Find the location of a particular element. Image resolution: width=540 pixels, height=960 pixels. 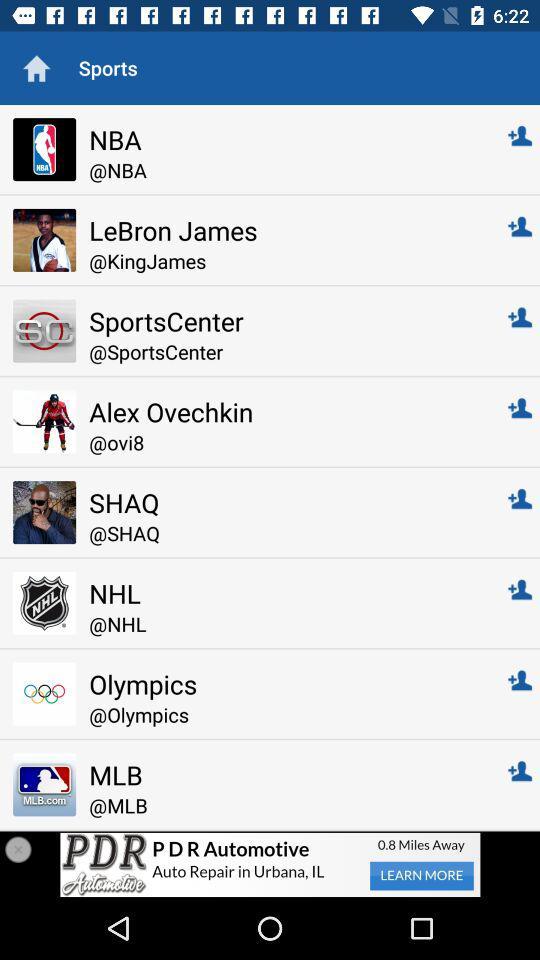

website for advertisement is located at coordinates (270, 863).